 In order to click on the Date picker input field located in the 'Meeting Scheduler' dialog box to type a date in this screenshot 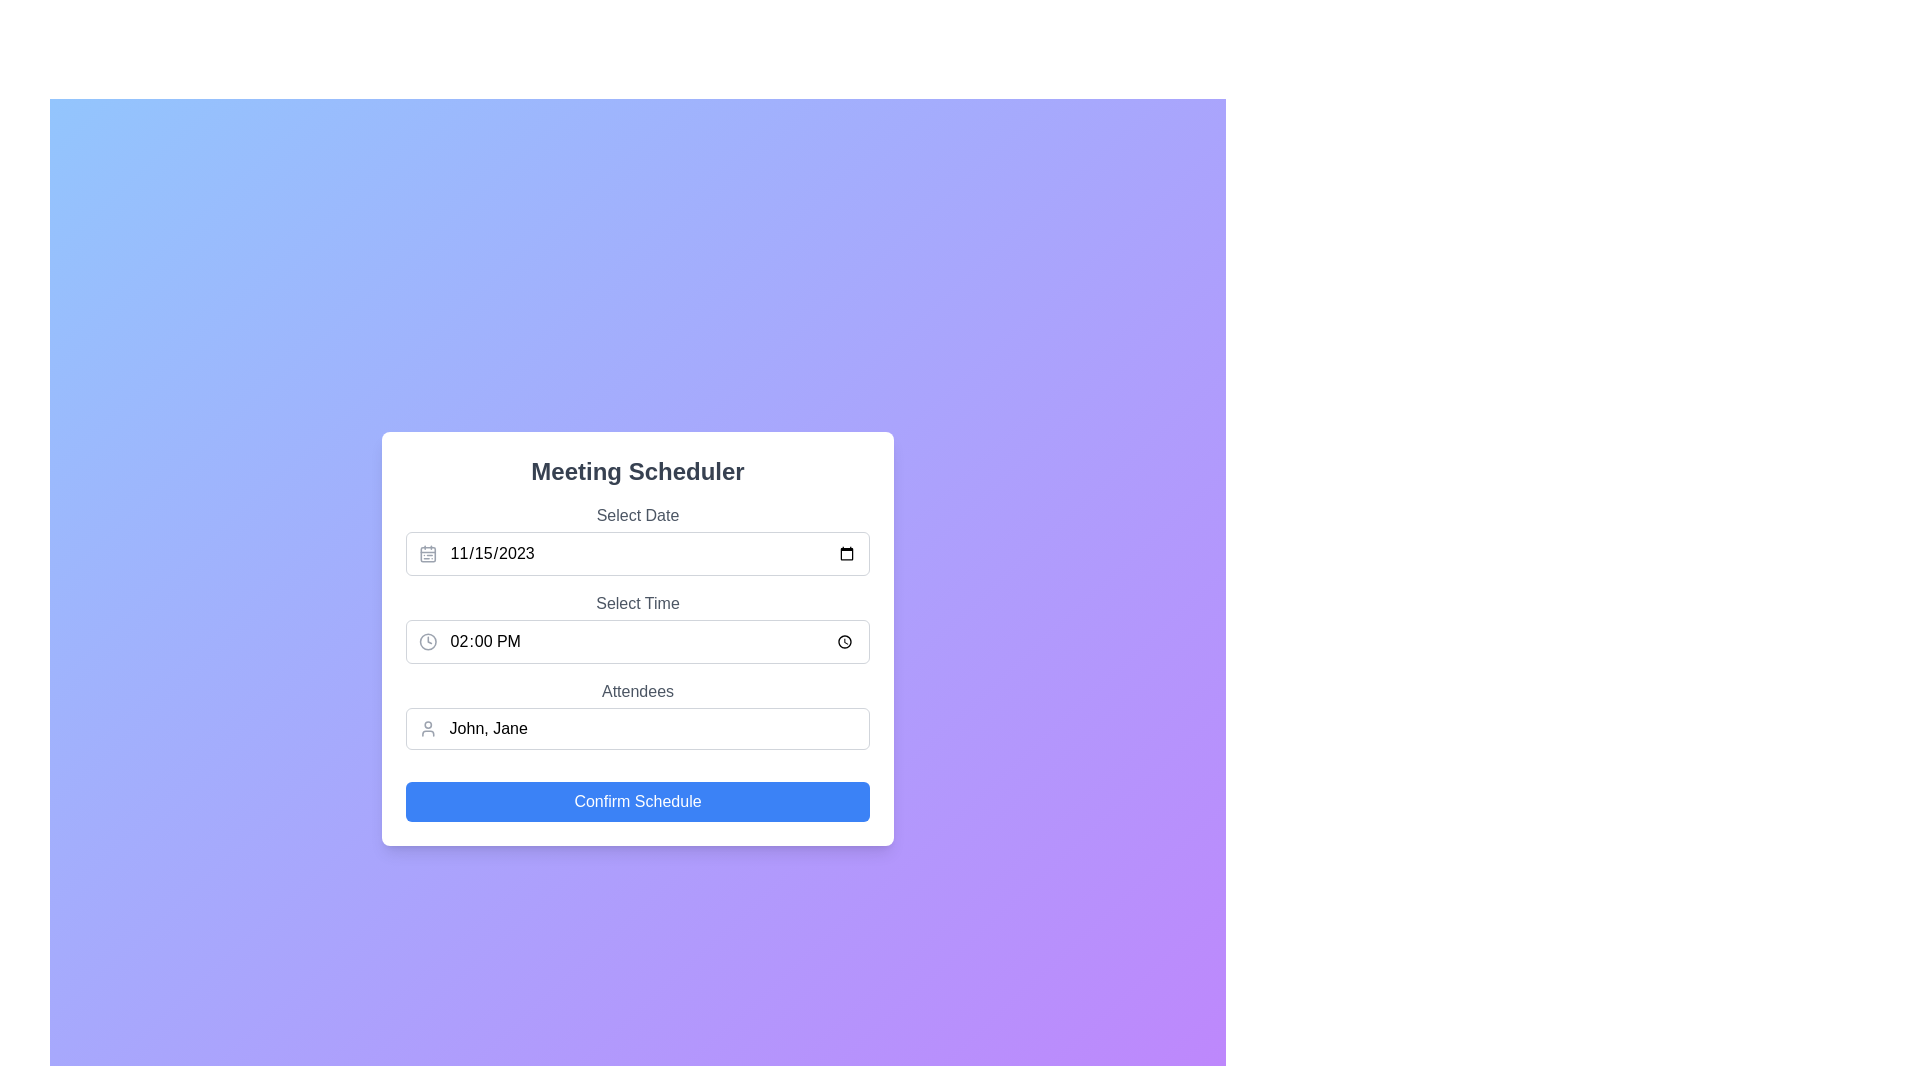, I will do `click(637, 540)`.